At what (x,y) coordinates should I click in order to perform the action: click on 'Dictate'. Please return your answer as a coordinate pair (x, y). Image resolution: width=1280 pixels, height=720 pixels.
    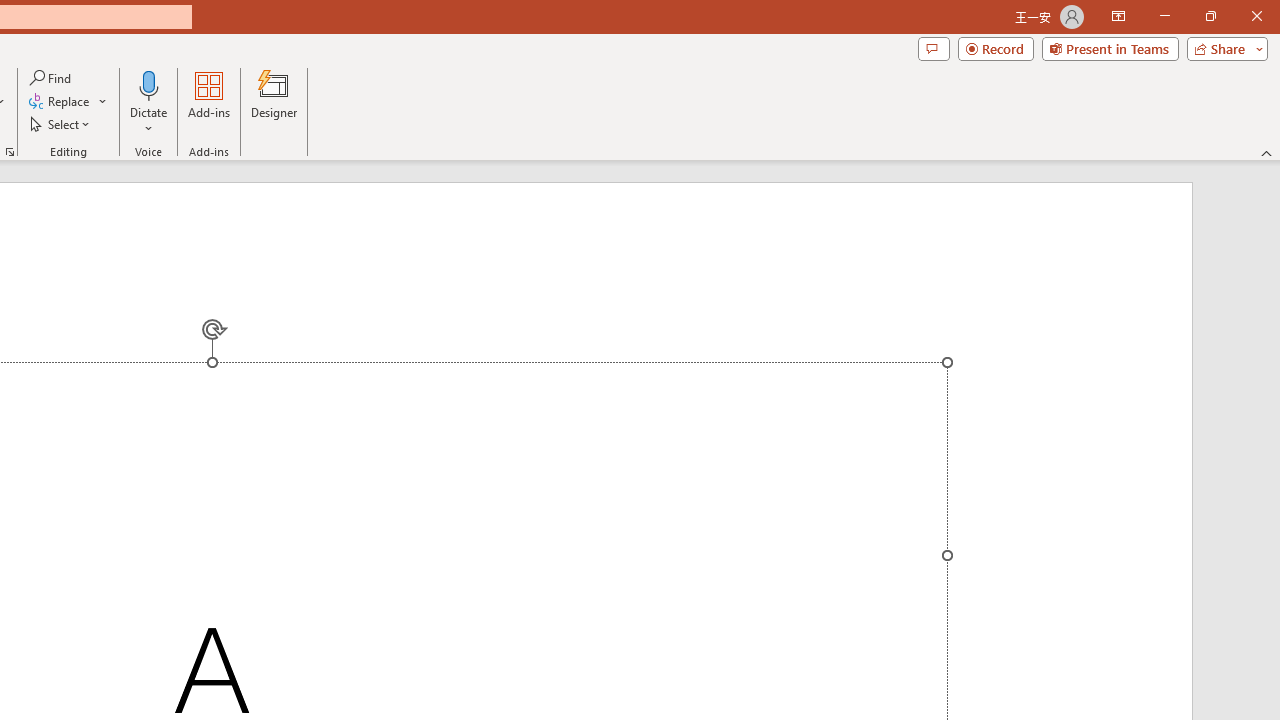
    Looking at the image, I should click on (148, 103).